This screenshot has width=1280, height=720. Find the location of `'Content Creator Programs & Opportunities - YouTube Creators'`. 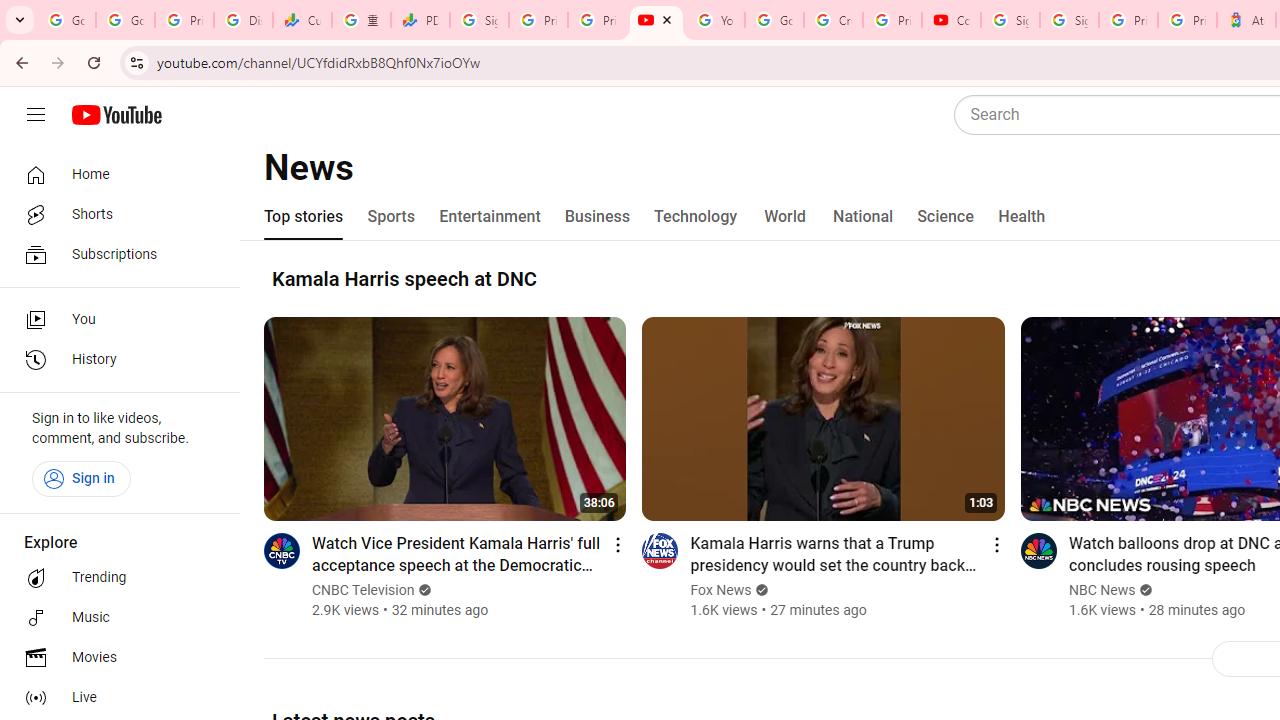

'Content Creator Programs & Opportunities - YouTube Creators' is located at coordinates (950, 20).